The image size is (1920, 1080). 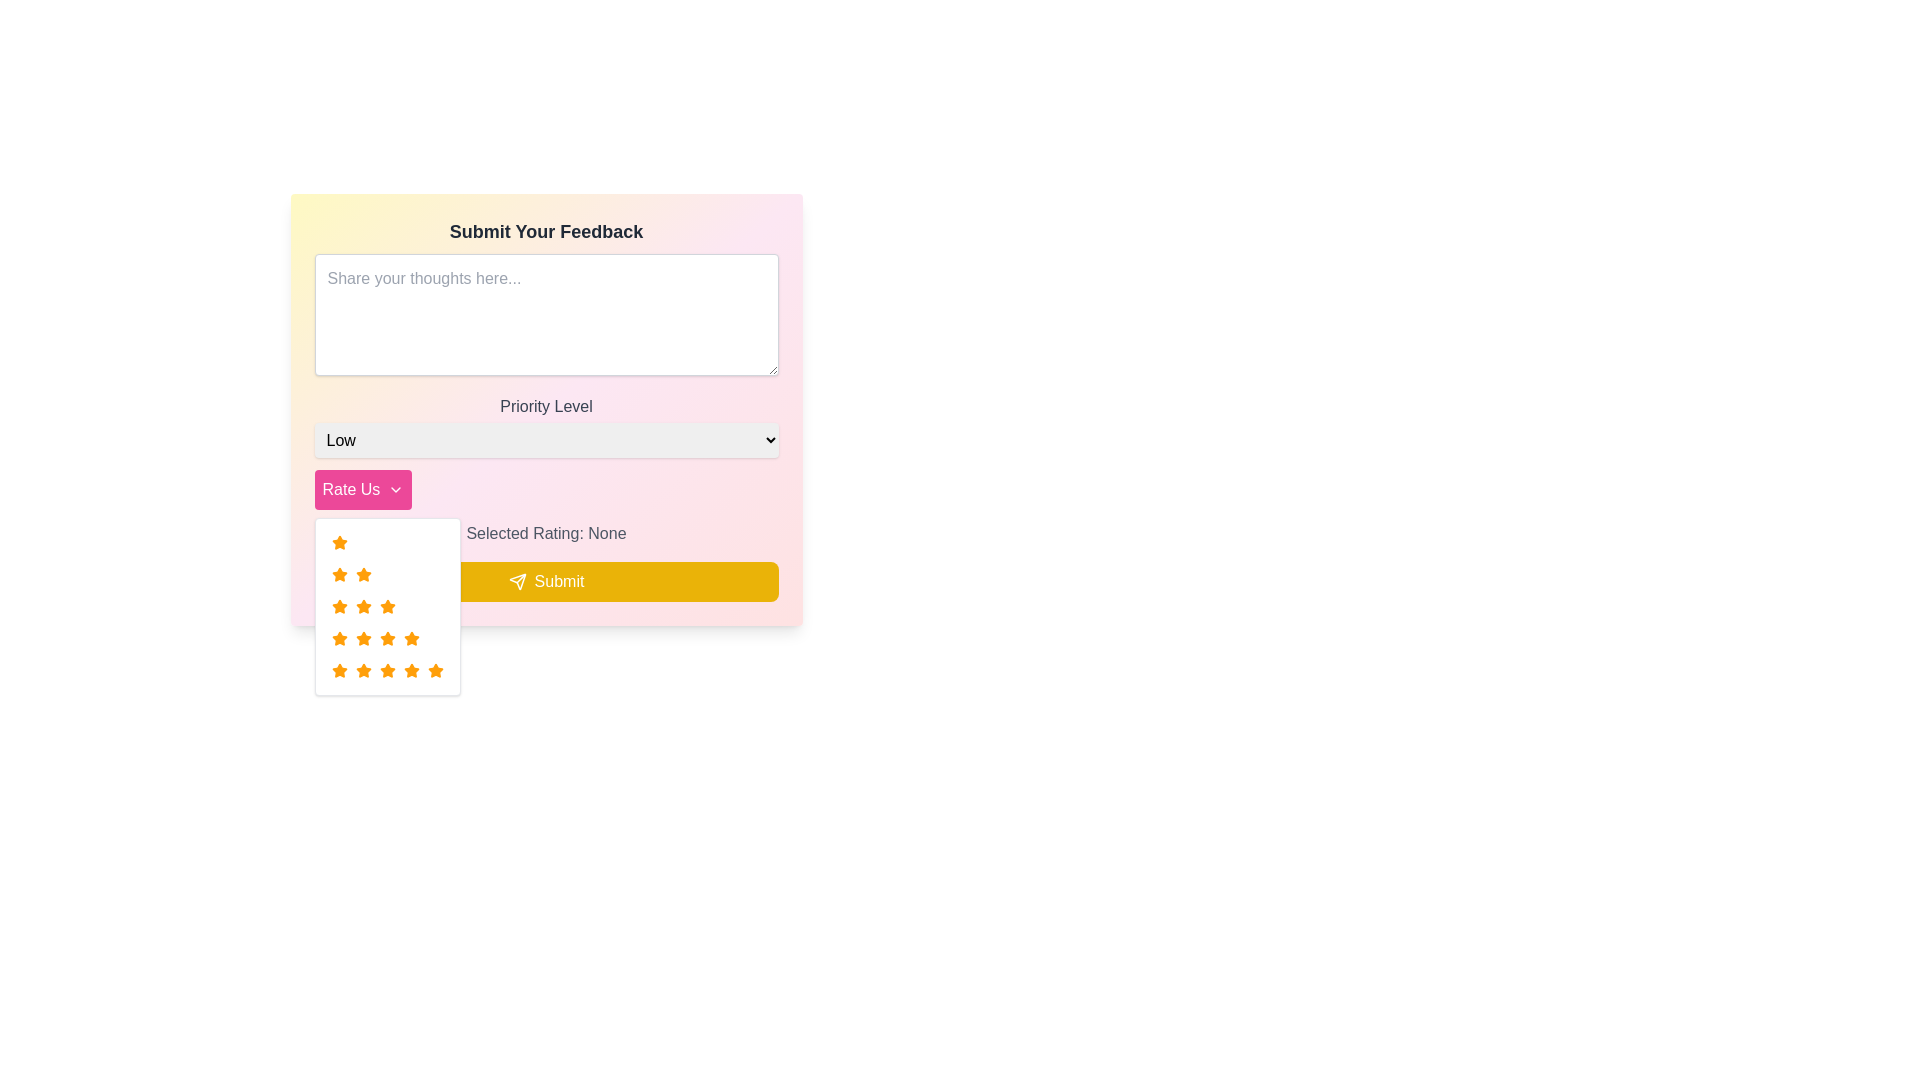 What do you see at coordinates (410, 638) in the screenshot?
I see `the vibrant orange star icon` at bounding box center [410, 638].